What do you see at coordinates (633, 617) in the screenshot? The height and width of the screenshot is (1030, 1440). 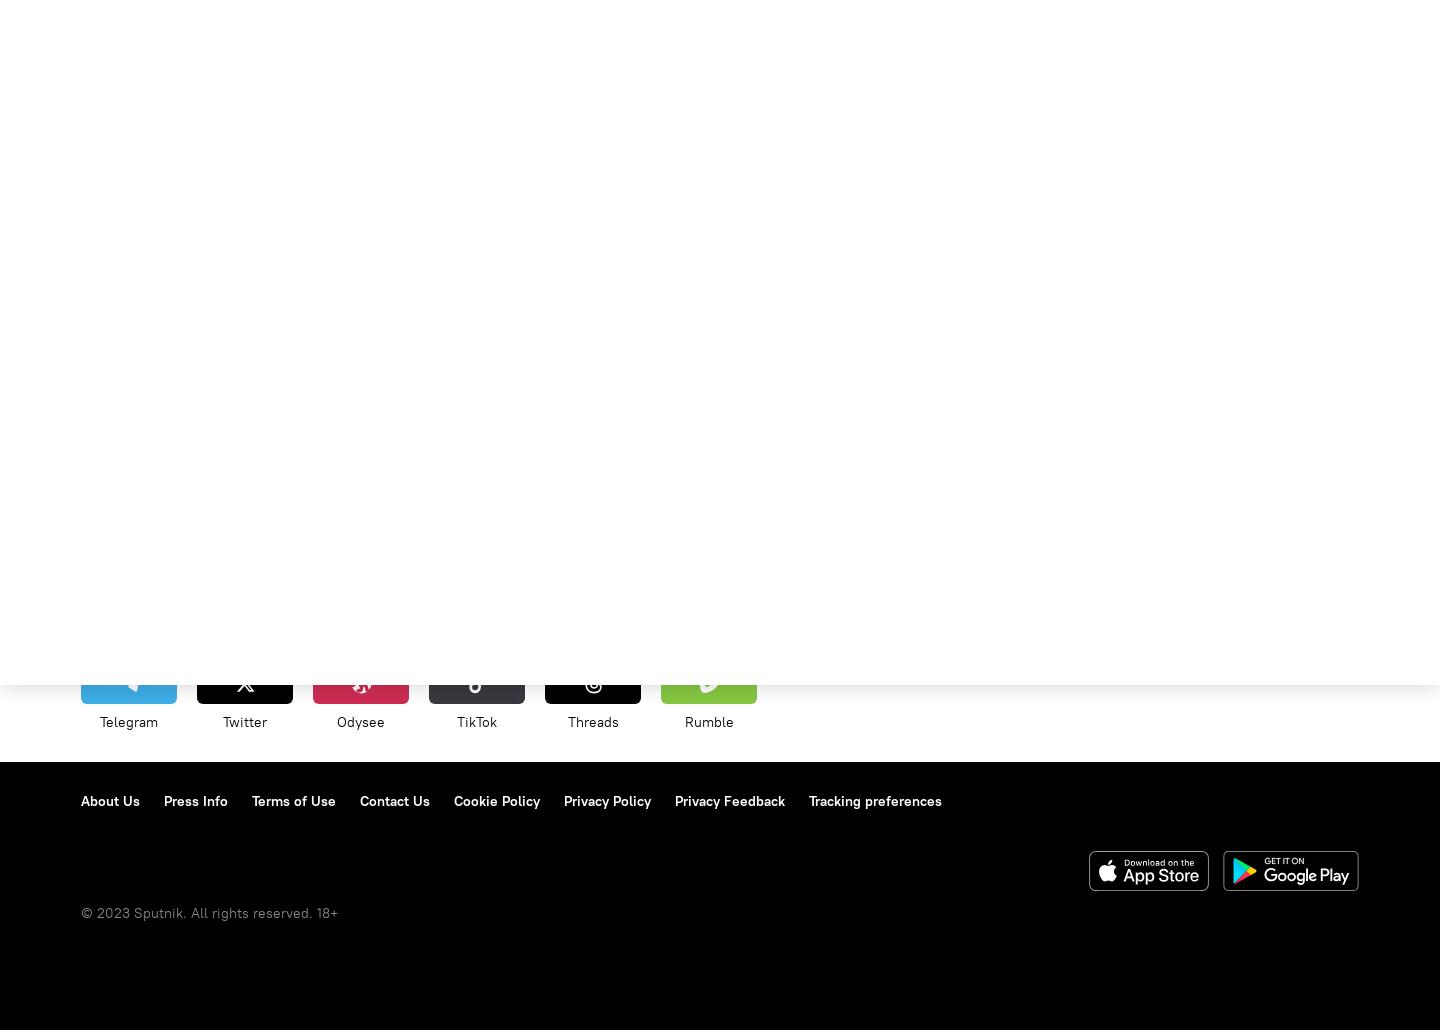 I see `'Economy'` at bounding box center [633, 617].